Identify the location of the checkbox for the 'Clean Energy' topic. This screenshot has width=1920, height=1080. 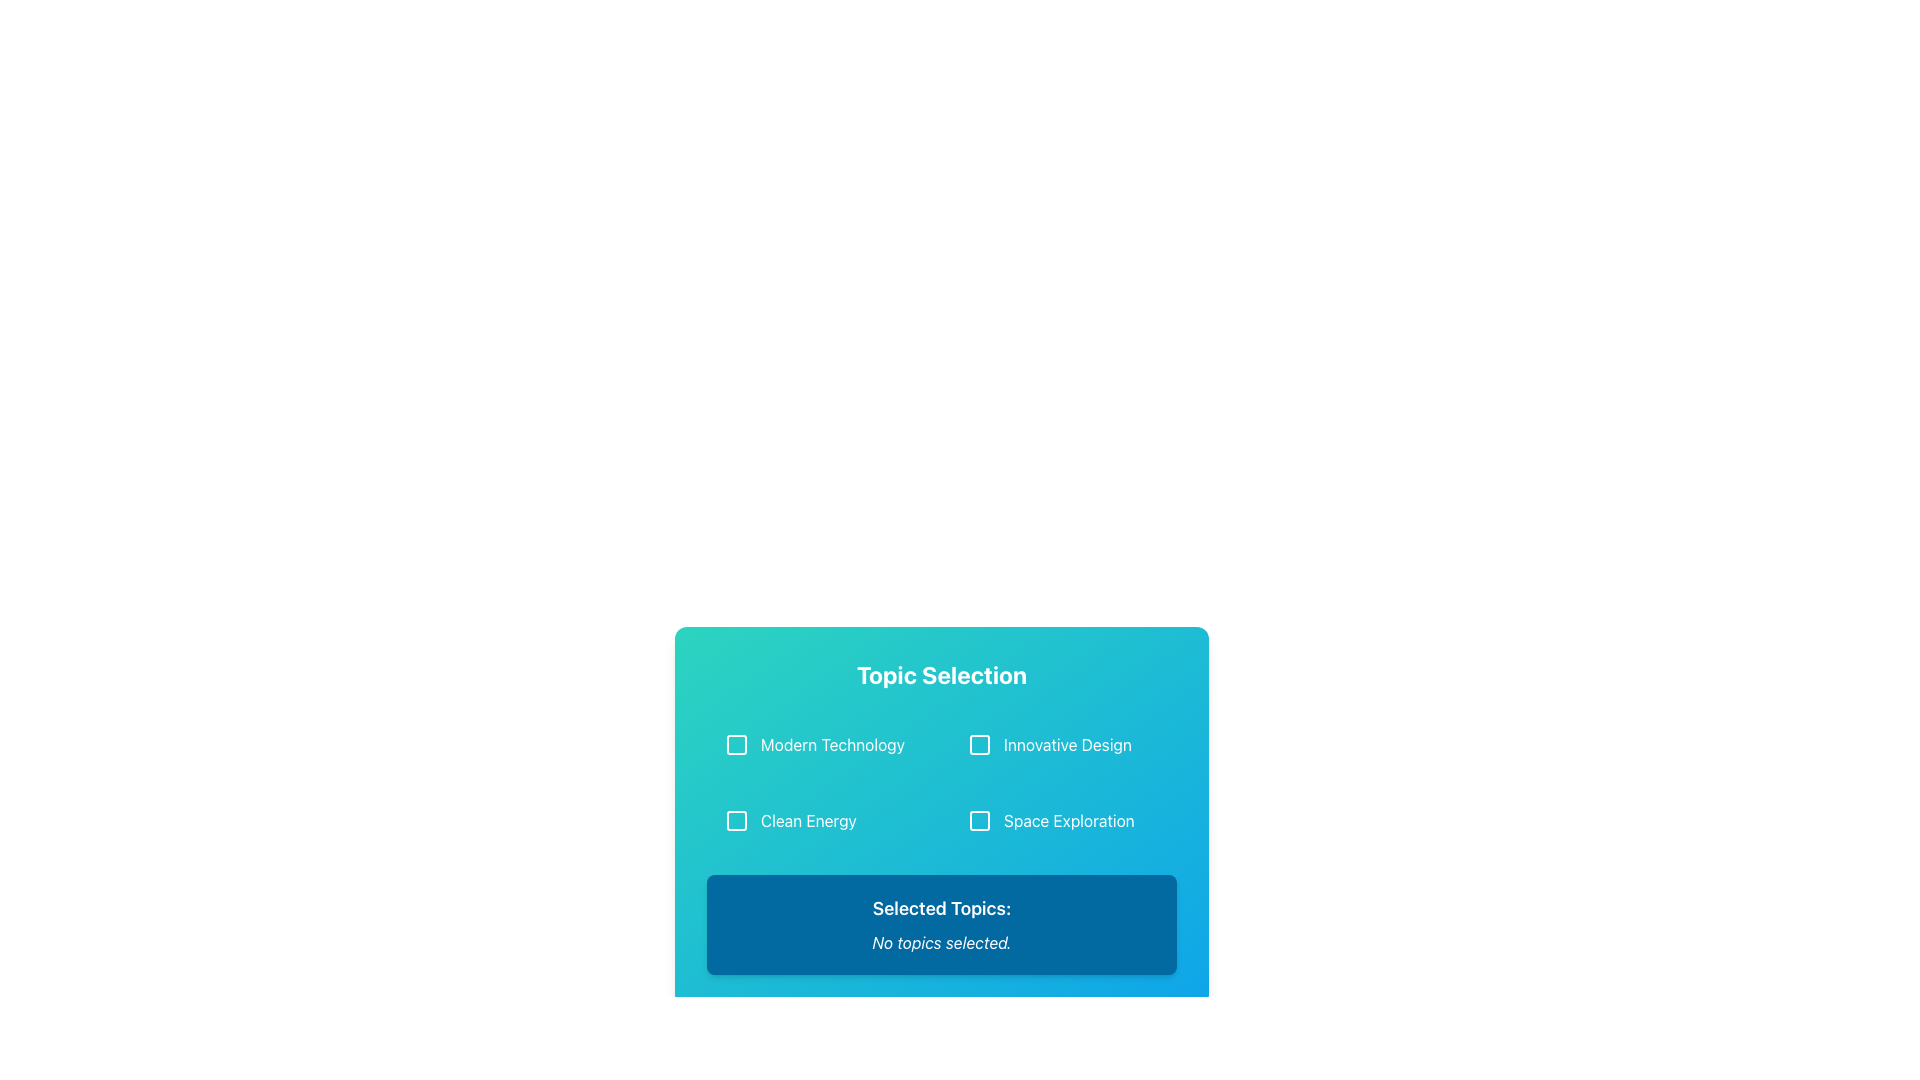
(736, 821).